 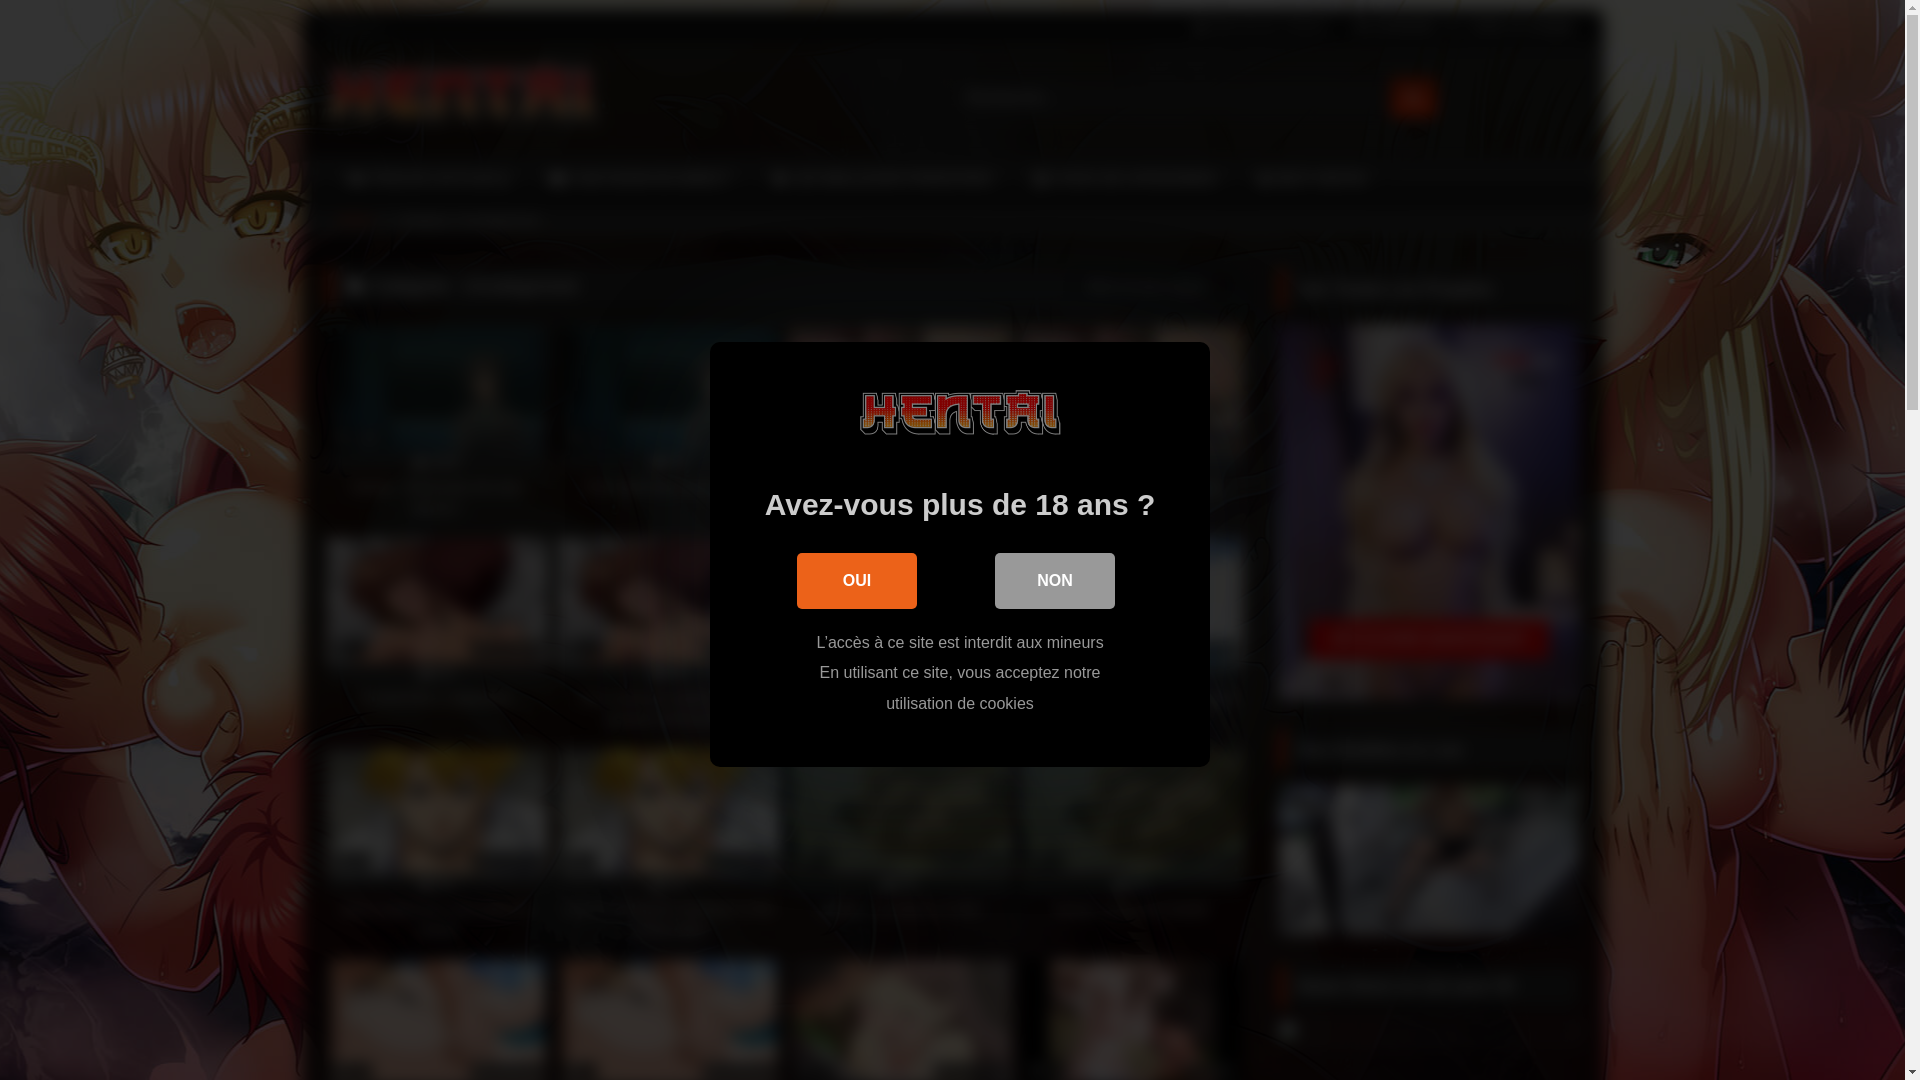 I want to click on '14, so click(x=435, y=844).